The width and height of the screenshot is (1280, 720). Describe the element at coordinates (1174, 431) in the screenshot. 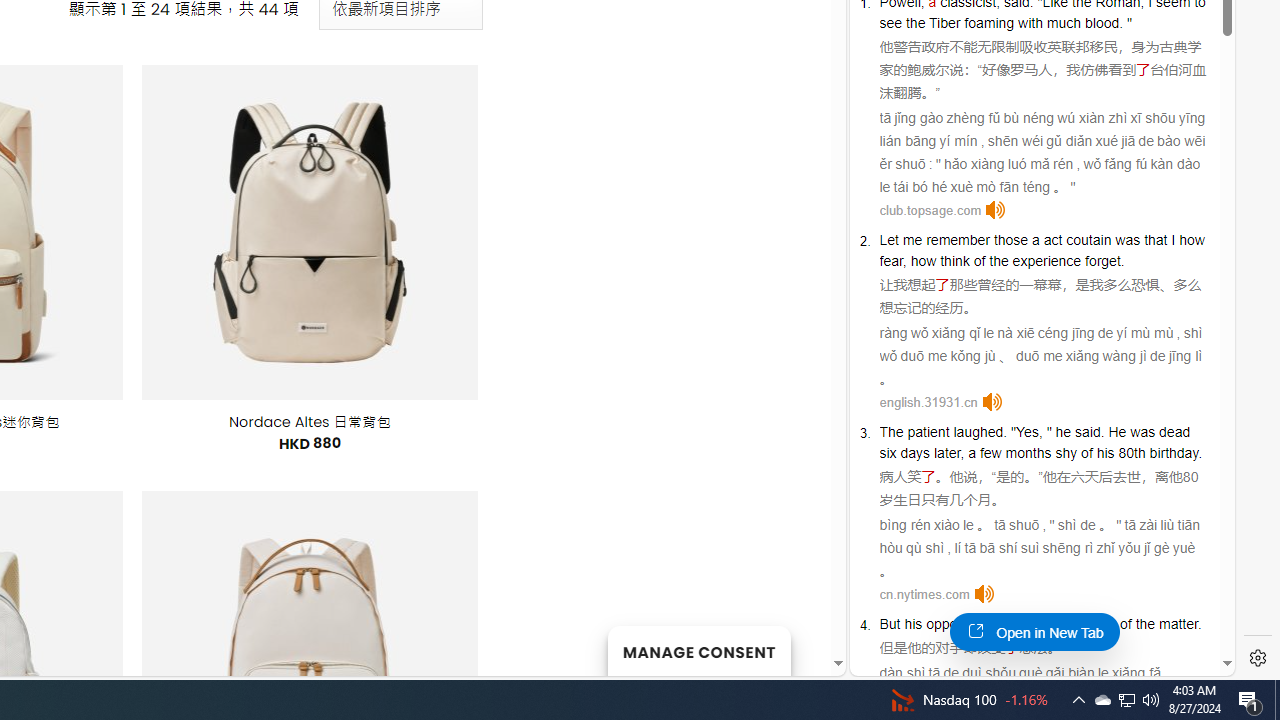

I see `'dead'` at that location.